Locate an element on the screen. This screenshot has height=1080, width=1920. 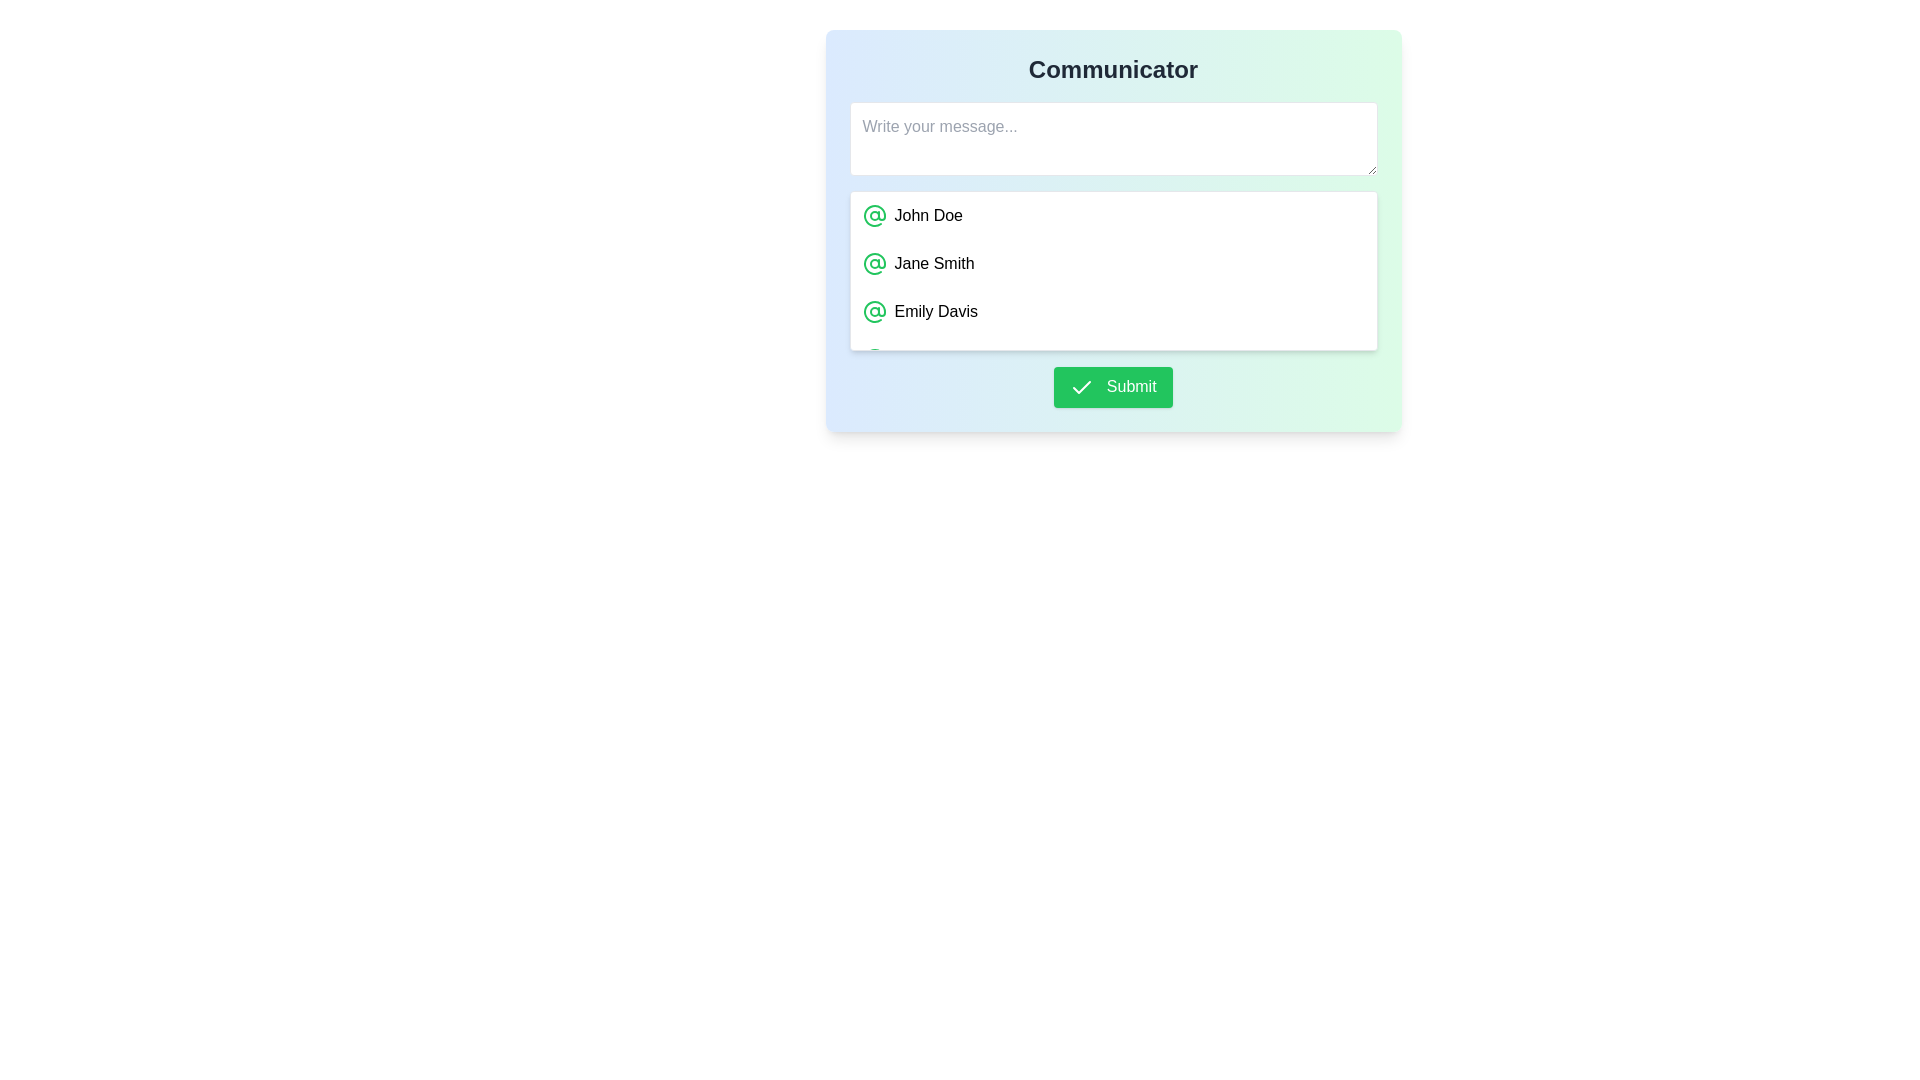
the white, rectangular Scrollable List Box containing names with green '@' icons, positioned centrally below the 'Write your message...' input field and above the green 'Submit' button is located at coordinates (1112, 270).